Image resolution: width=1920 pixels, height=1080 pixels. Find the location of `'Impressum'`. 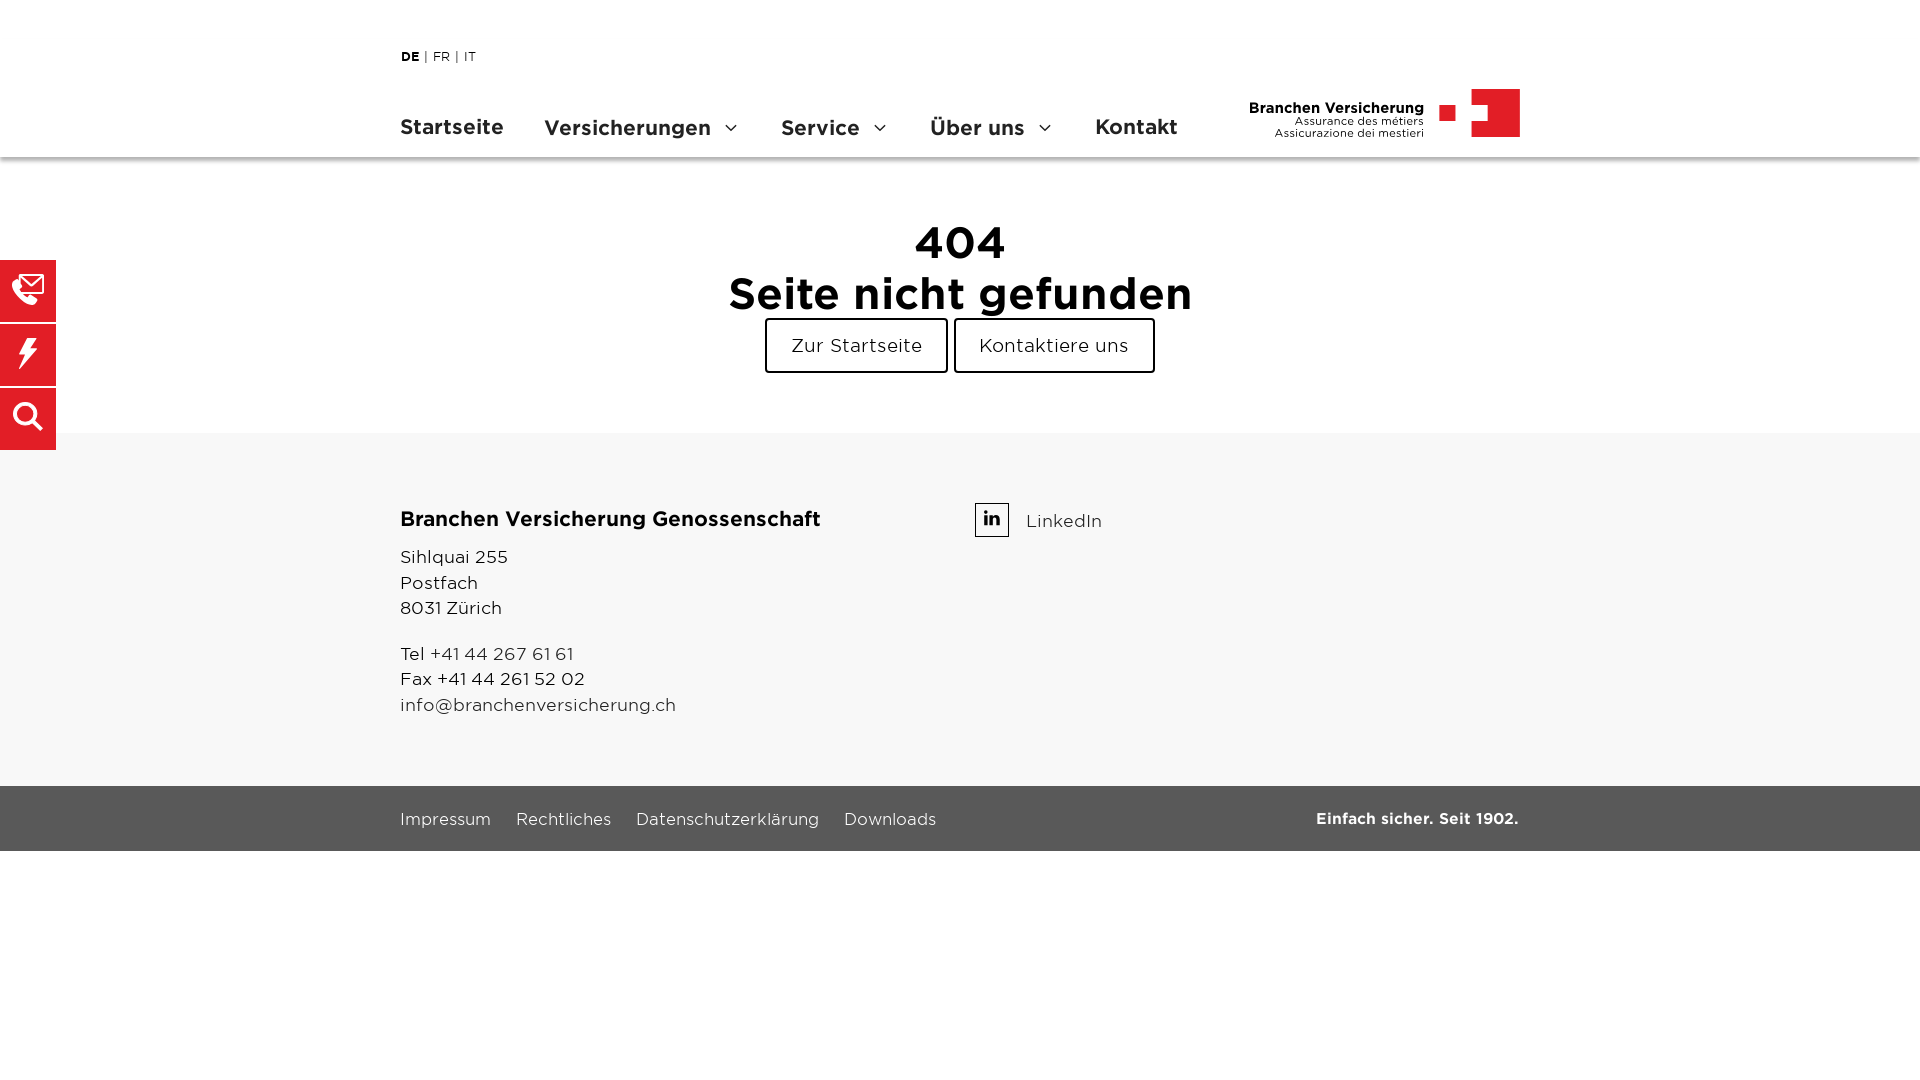

'Impressum' is located at coordinates (444, 817).